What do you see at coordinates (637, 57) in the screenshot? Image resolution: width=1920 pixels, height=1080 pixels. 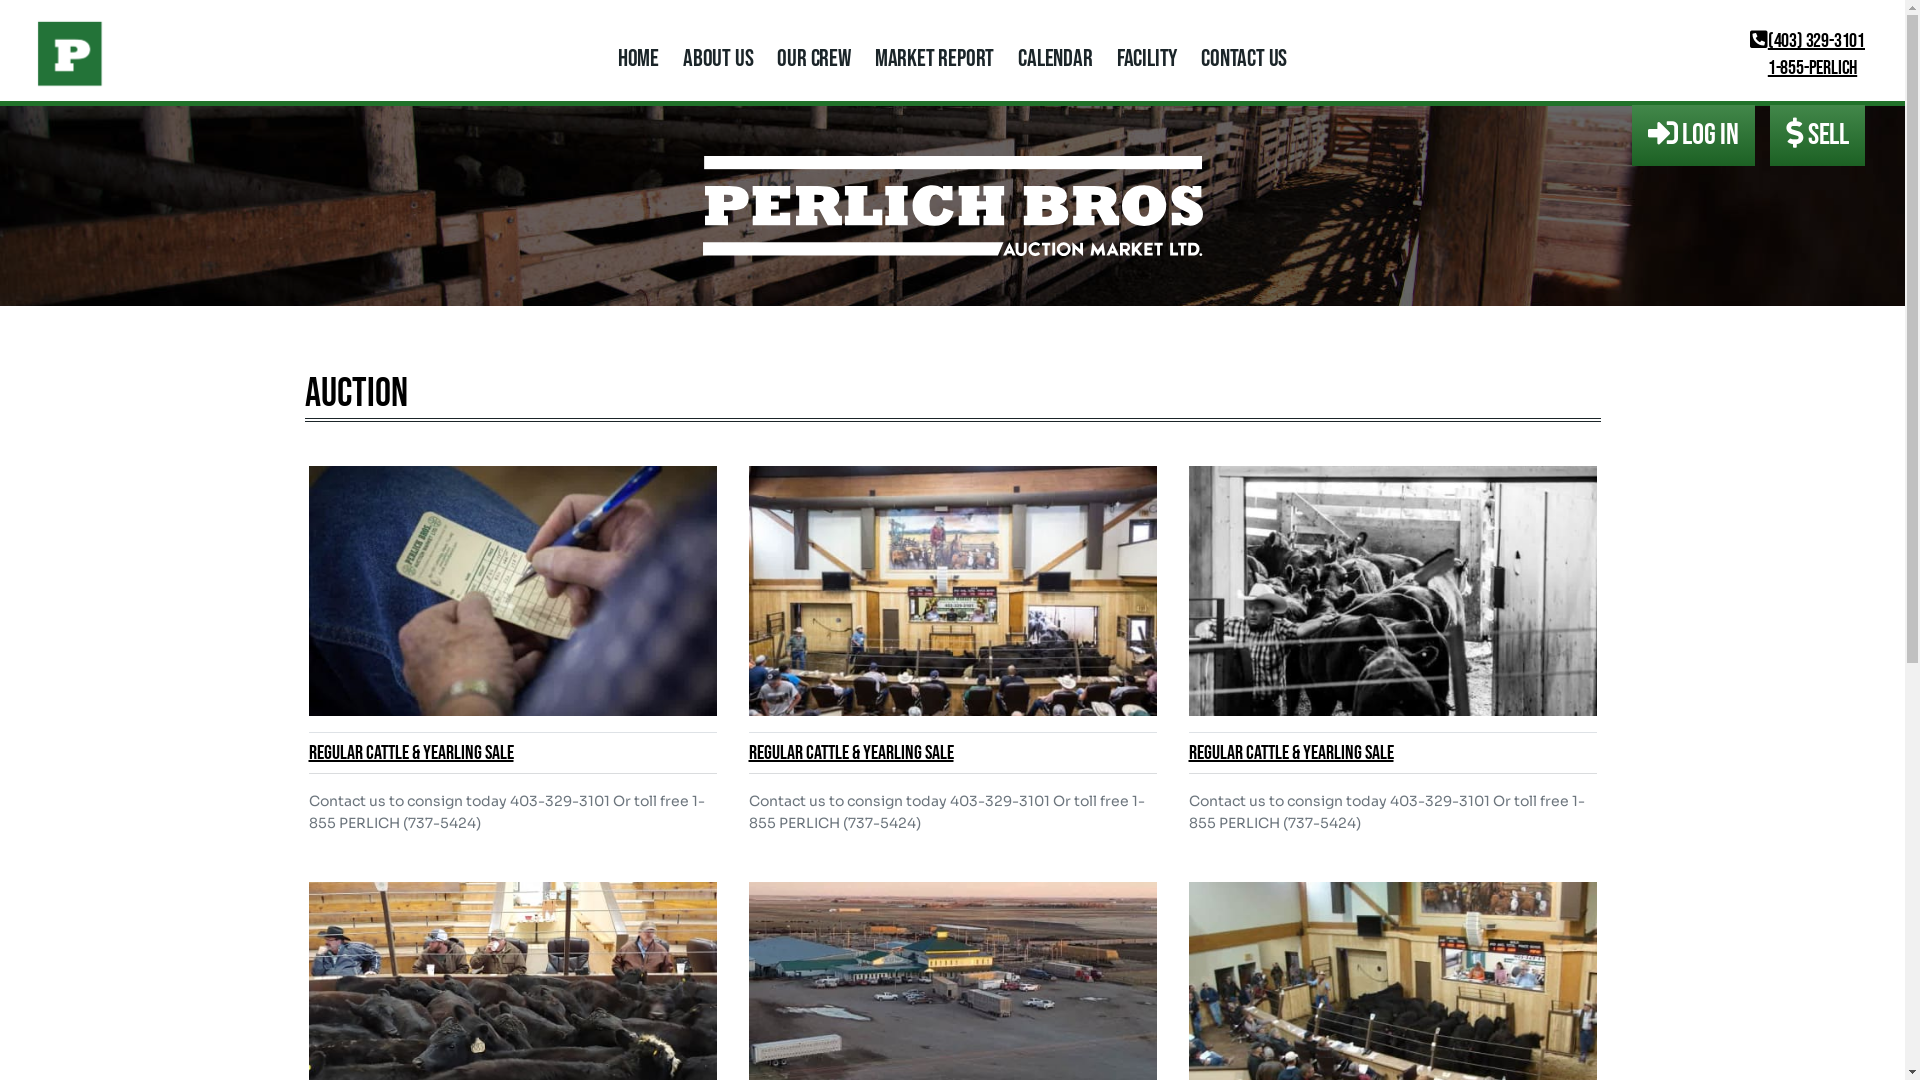 I see `'HOME'` at bounding box center [637, 57].